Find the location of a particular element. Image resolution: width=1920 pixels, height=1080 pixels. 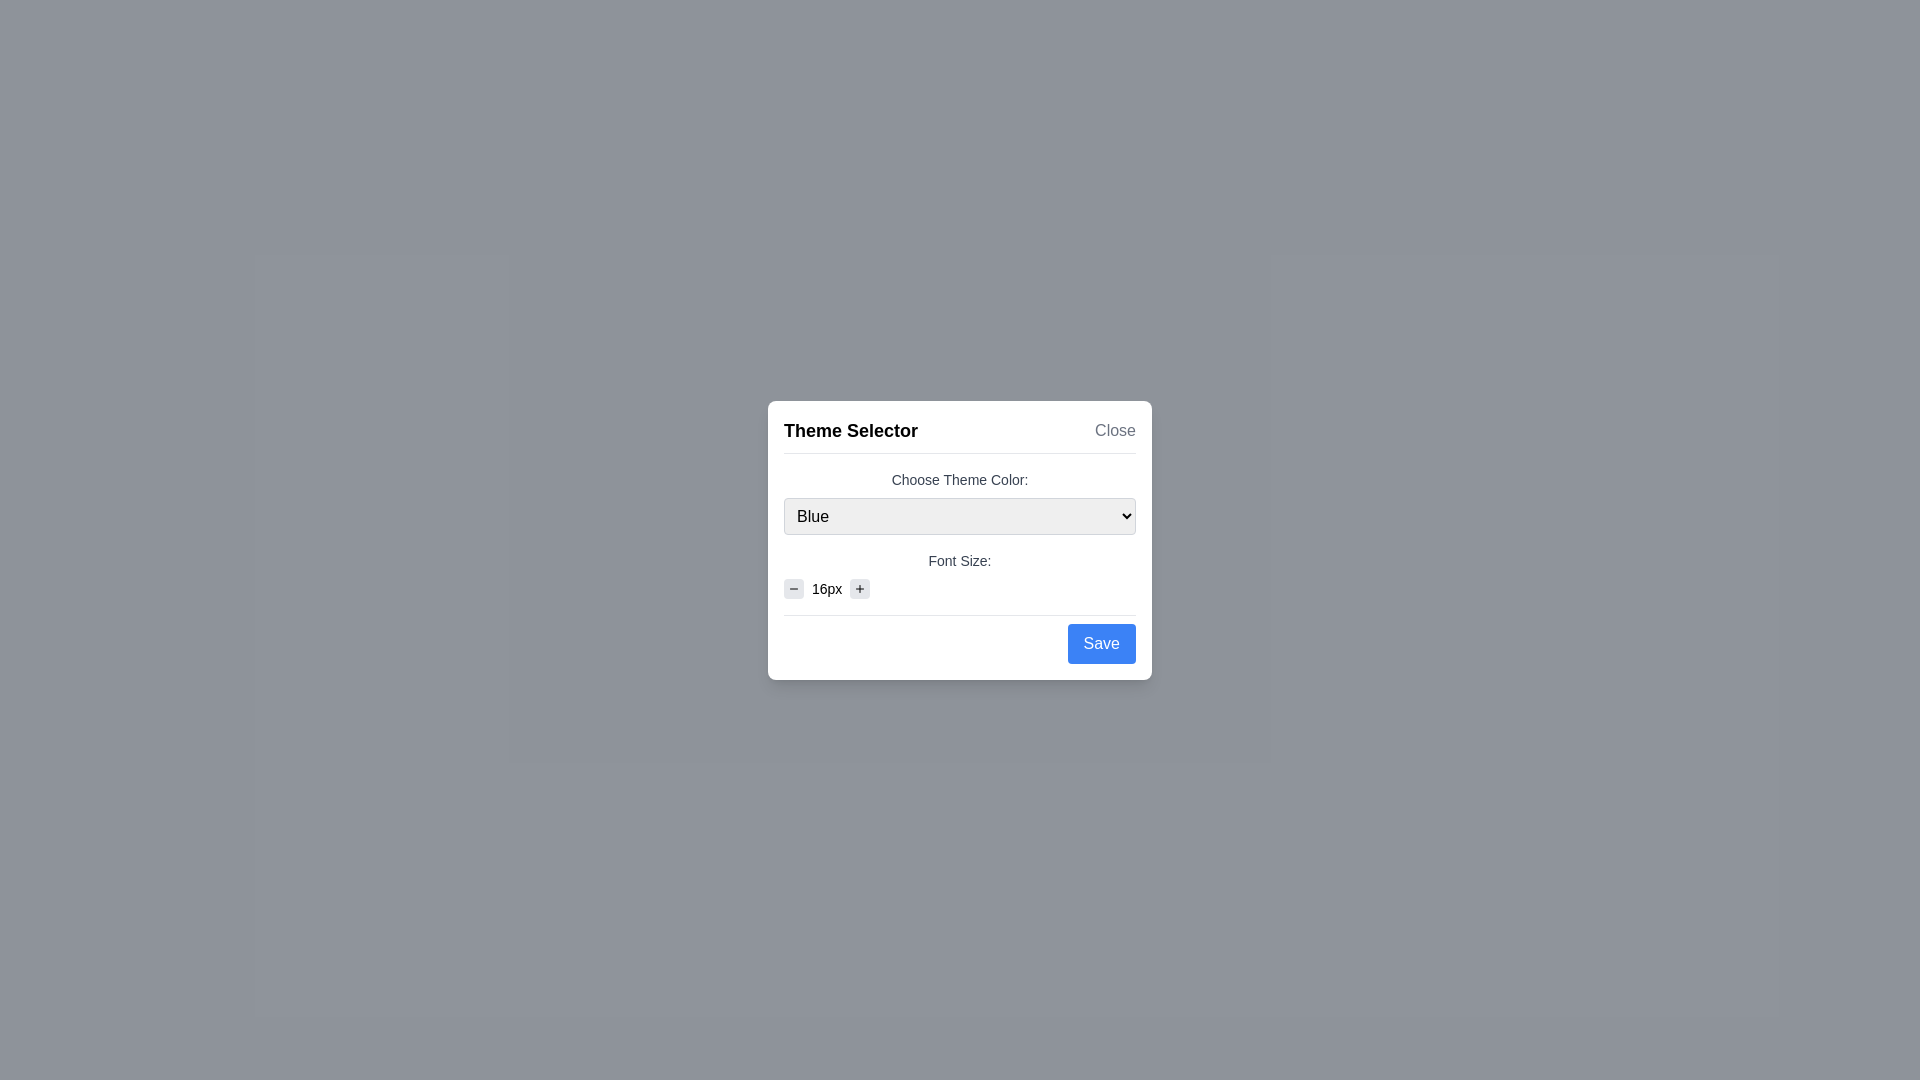

current font size displayed in the Font size selector, which shows '16px' is located at coordinates (960, 587).